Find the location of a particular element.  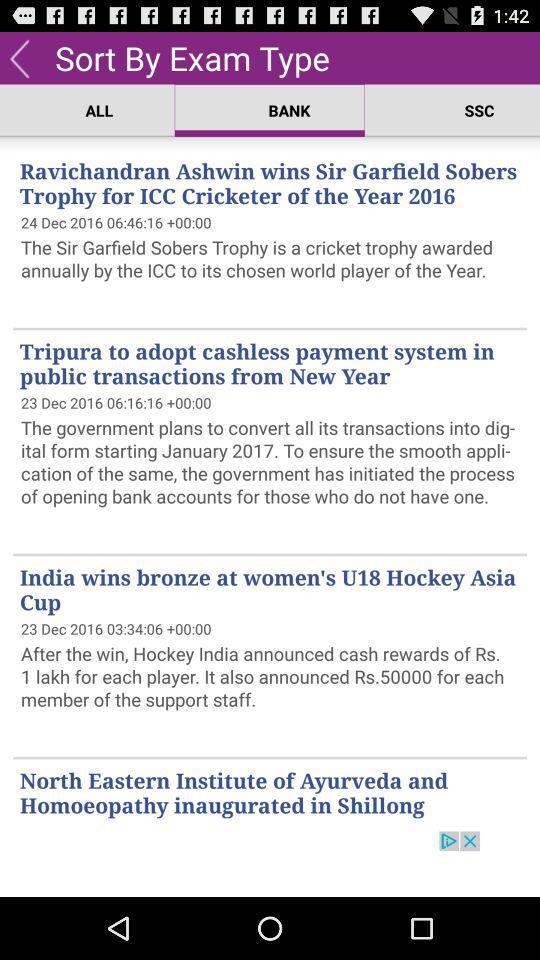

previous page is located at coordinates (18, 56).